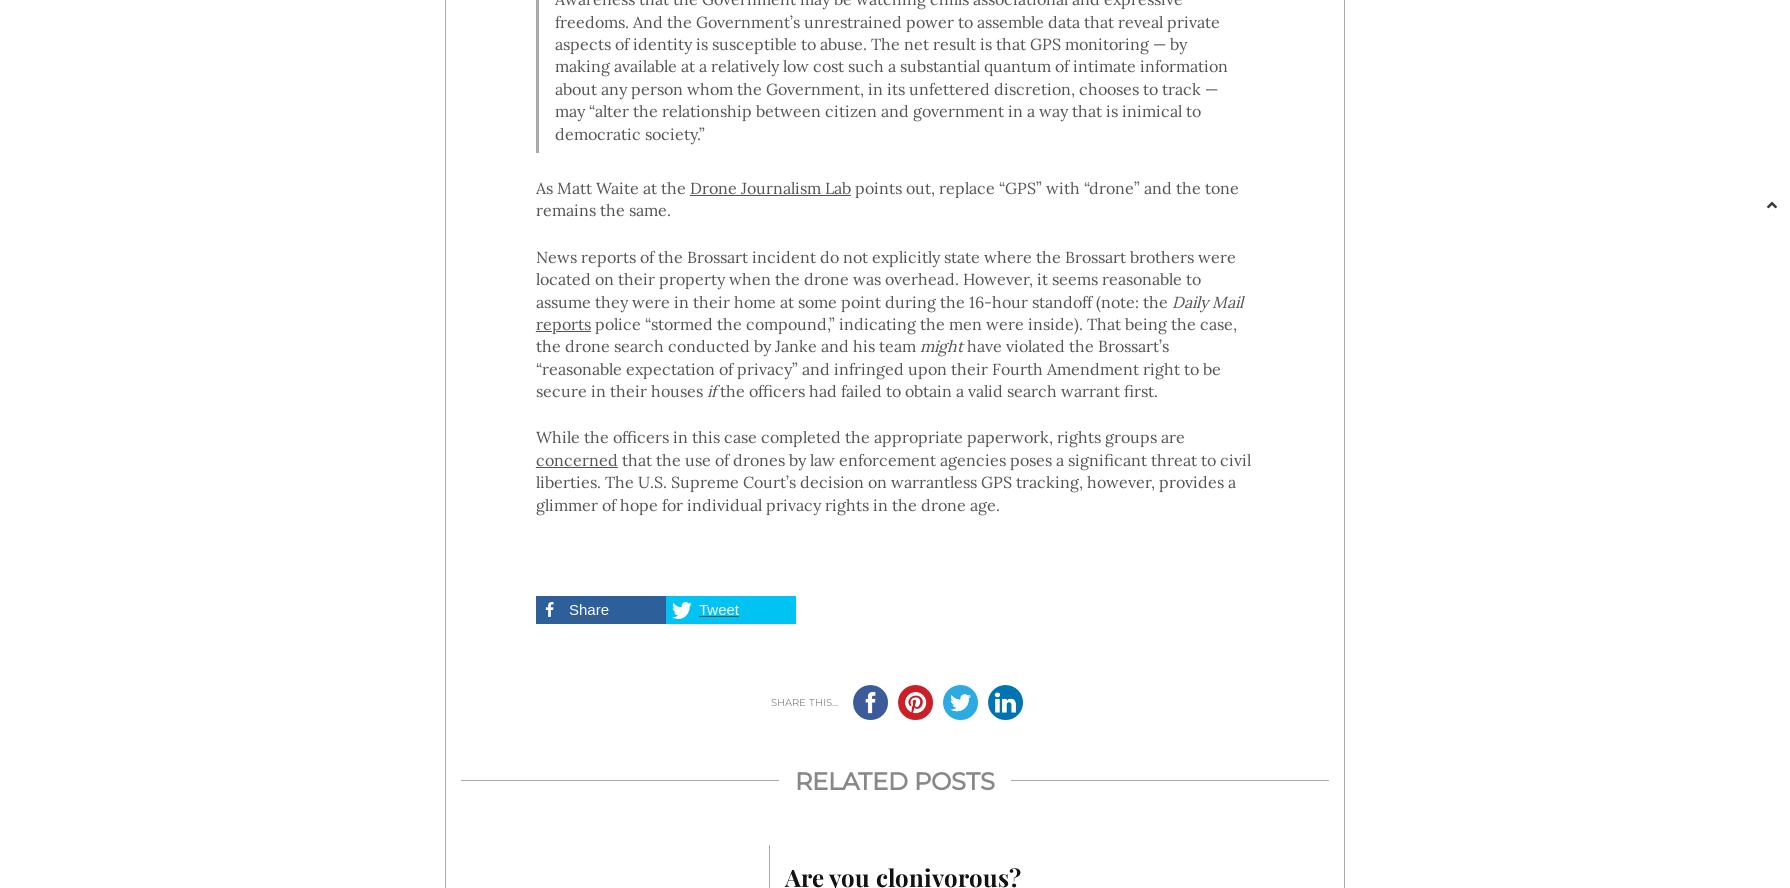  Describe the element at coordinates (611, 186) in the screenshot. I see `'As Matt Waite at the'` at that location.